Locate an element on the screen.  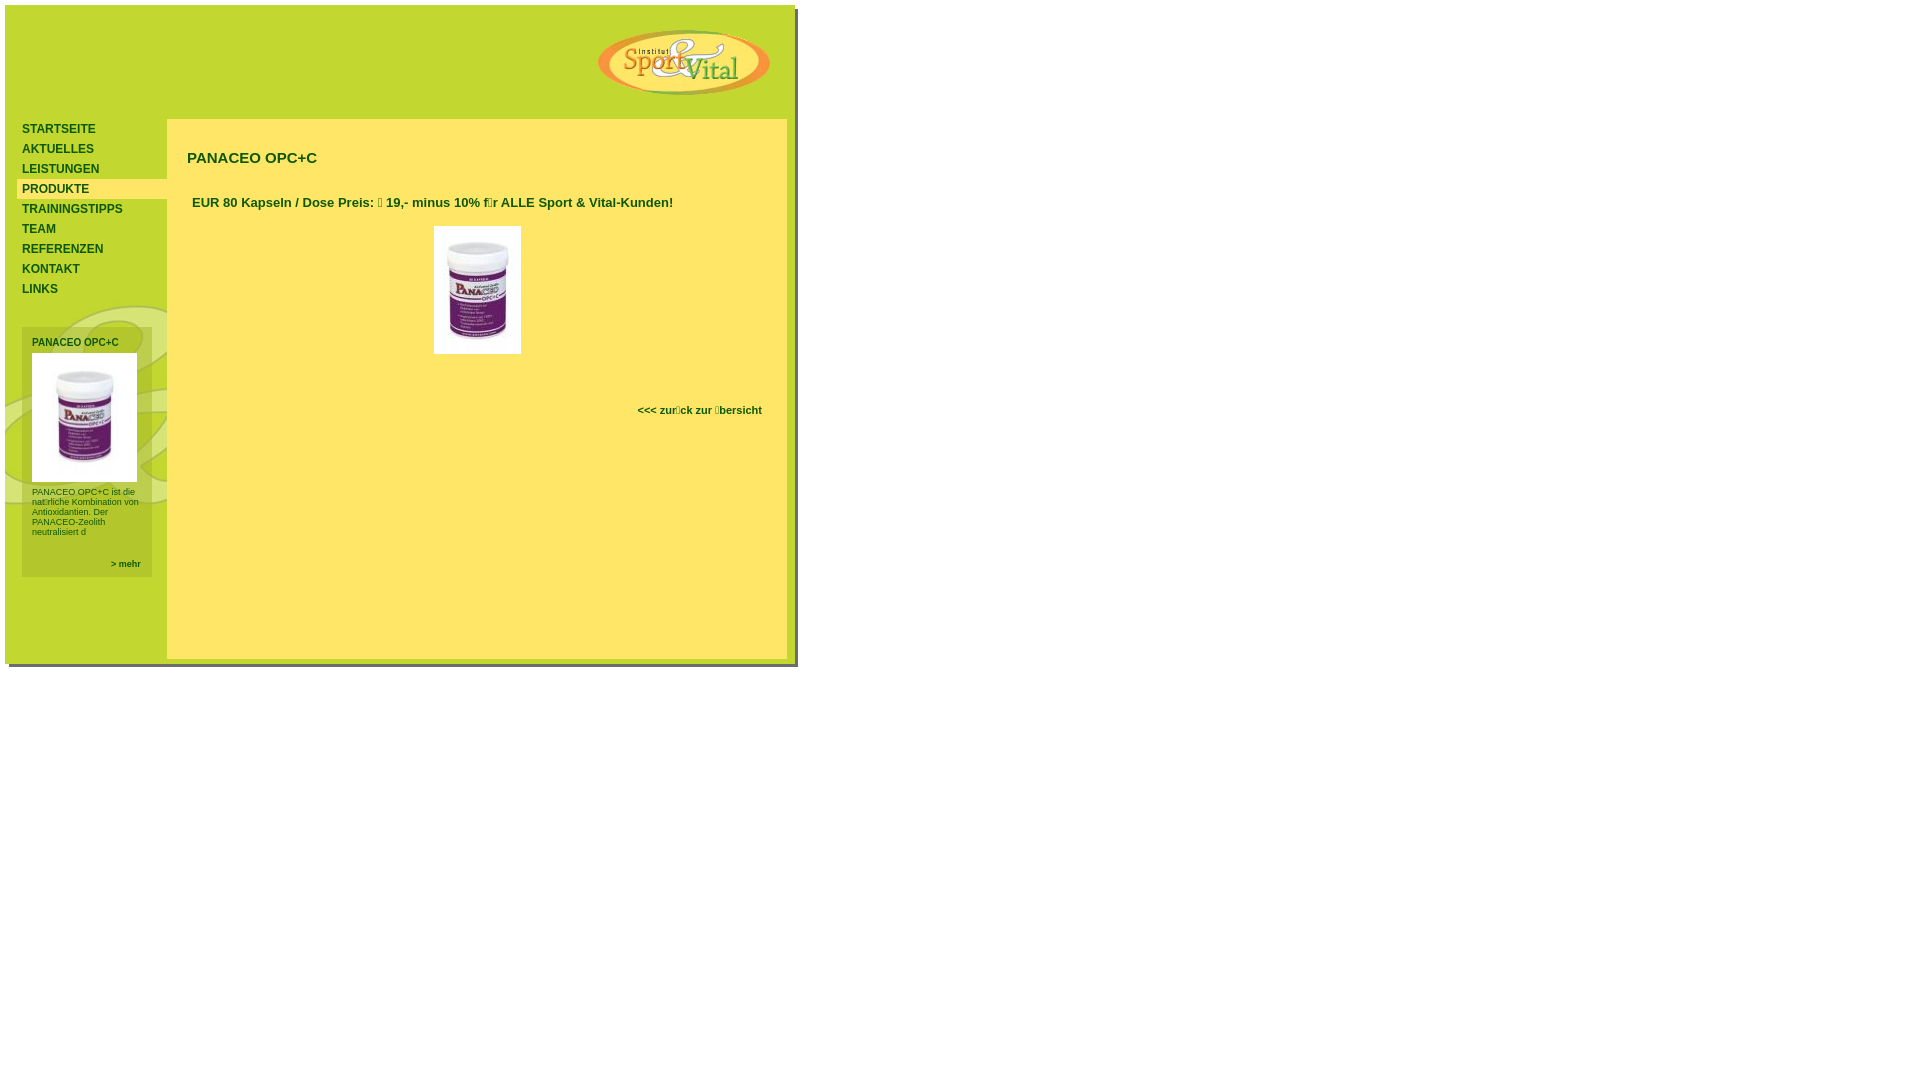
'REFERENZEN' is located at coordinates (90, 248).